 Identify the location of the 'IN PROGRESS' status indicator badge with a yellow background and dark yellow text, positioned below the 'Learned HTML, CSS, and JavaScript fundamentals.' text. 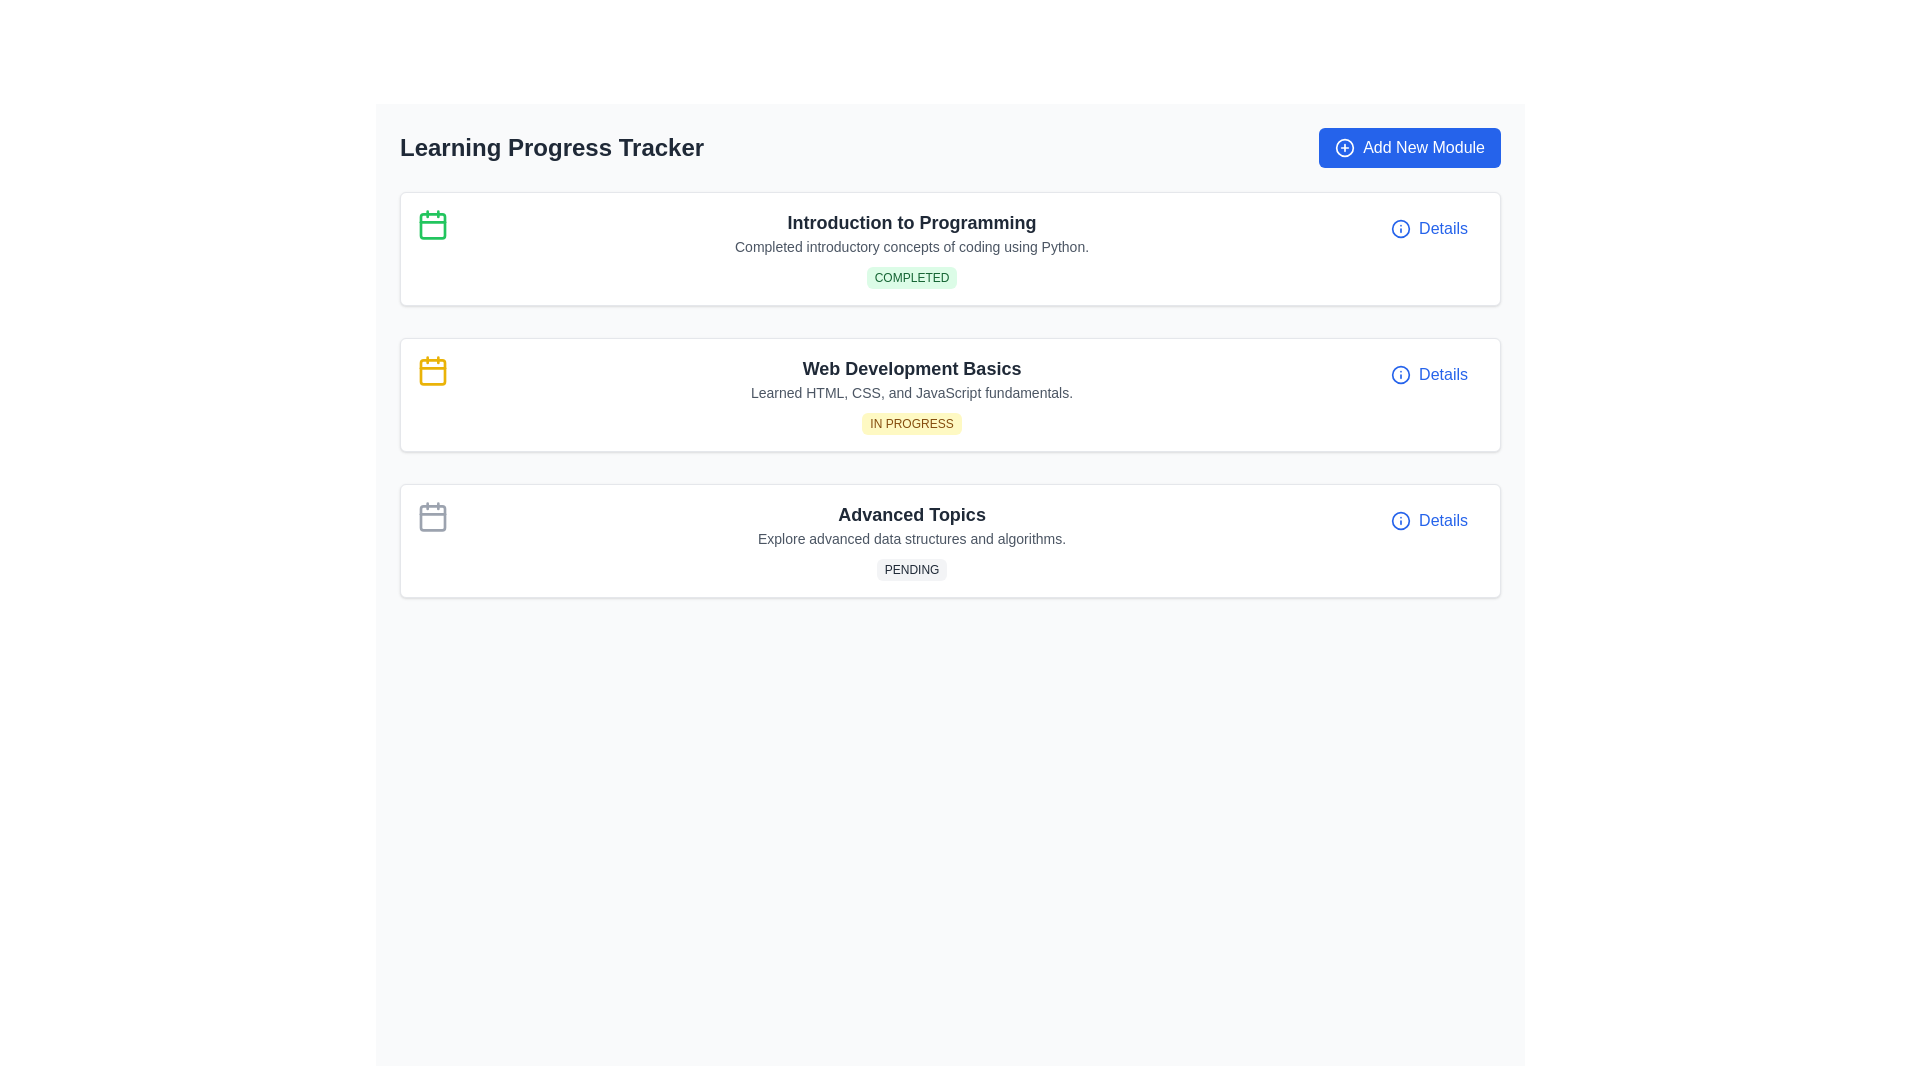
(911, 423).